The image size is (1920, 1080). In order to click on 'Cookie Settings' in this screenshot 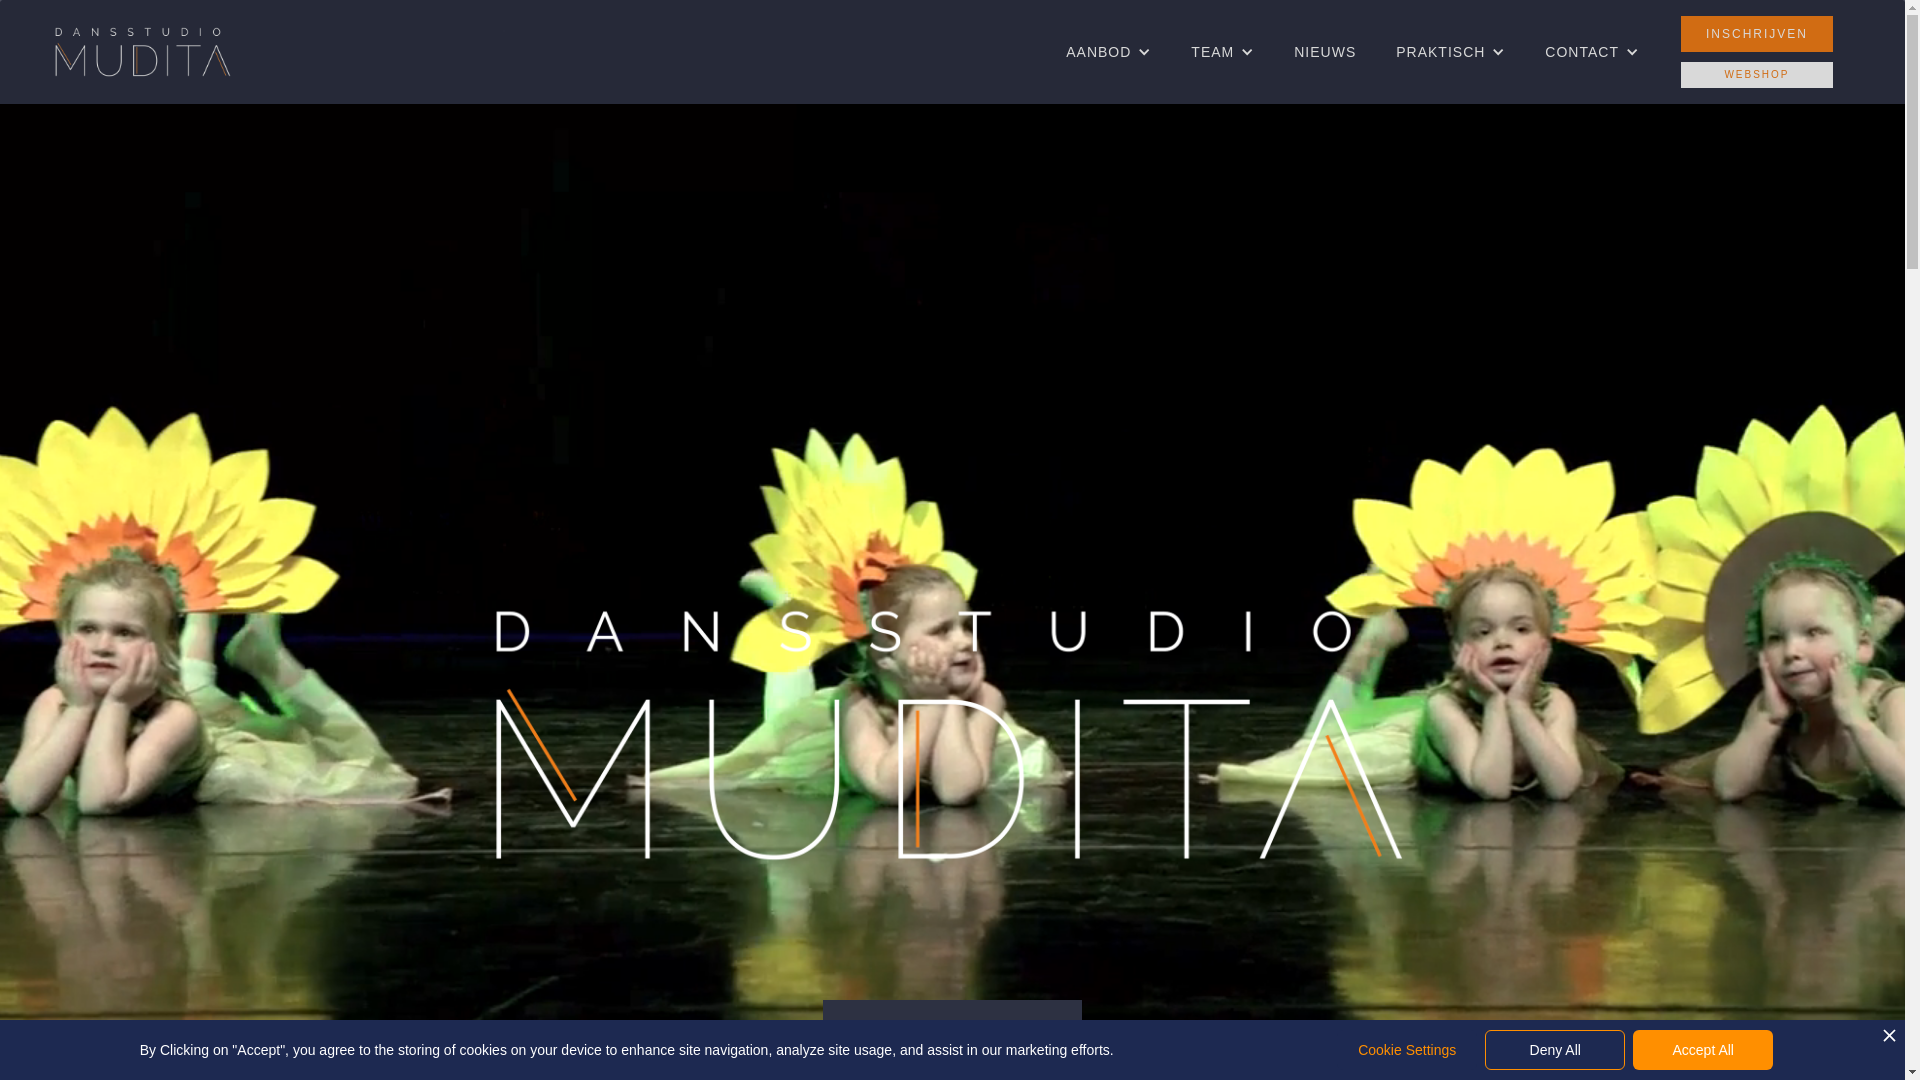, I will do `click(1405, 1048)`.